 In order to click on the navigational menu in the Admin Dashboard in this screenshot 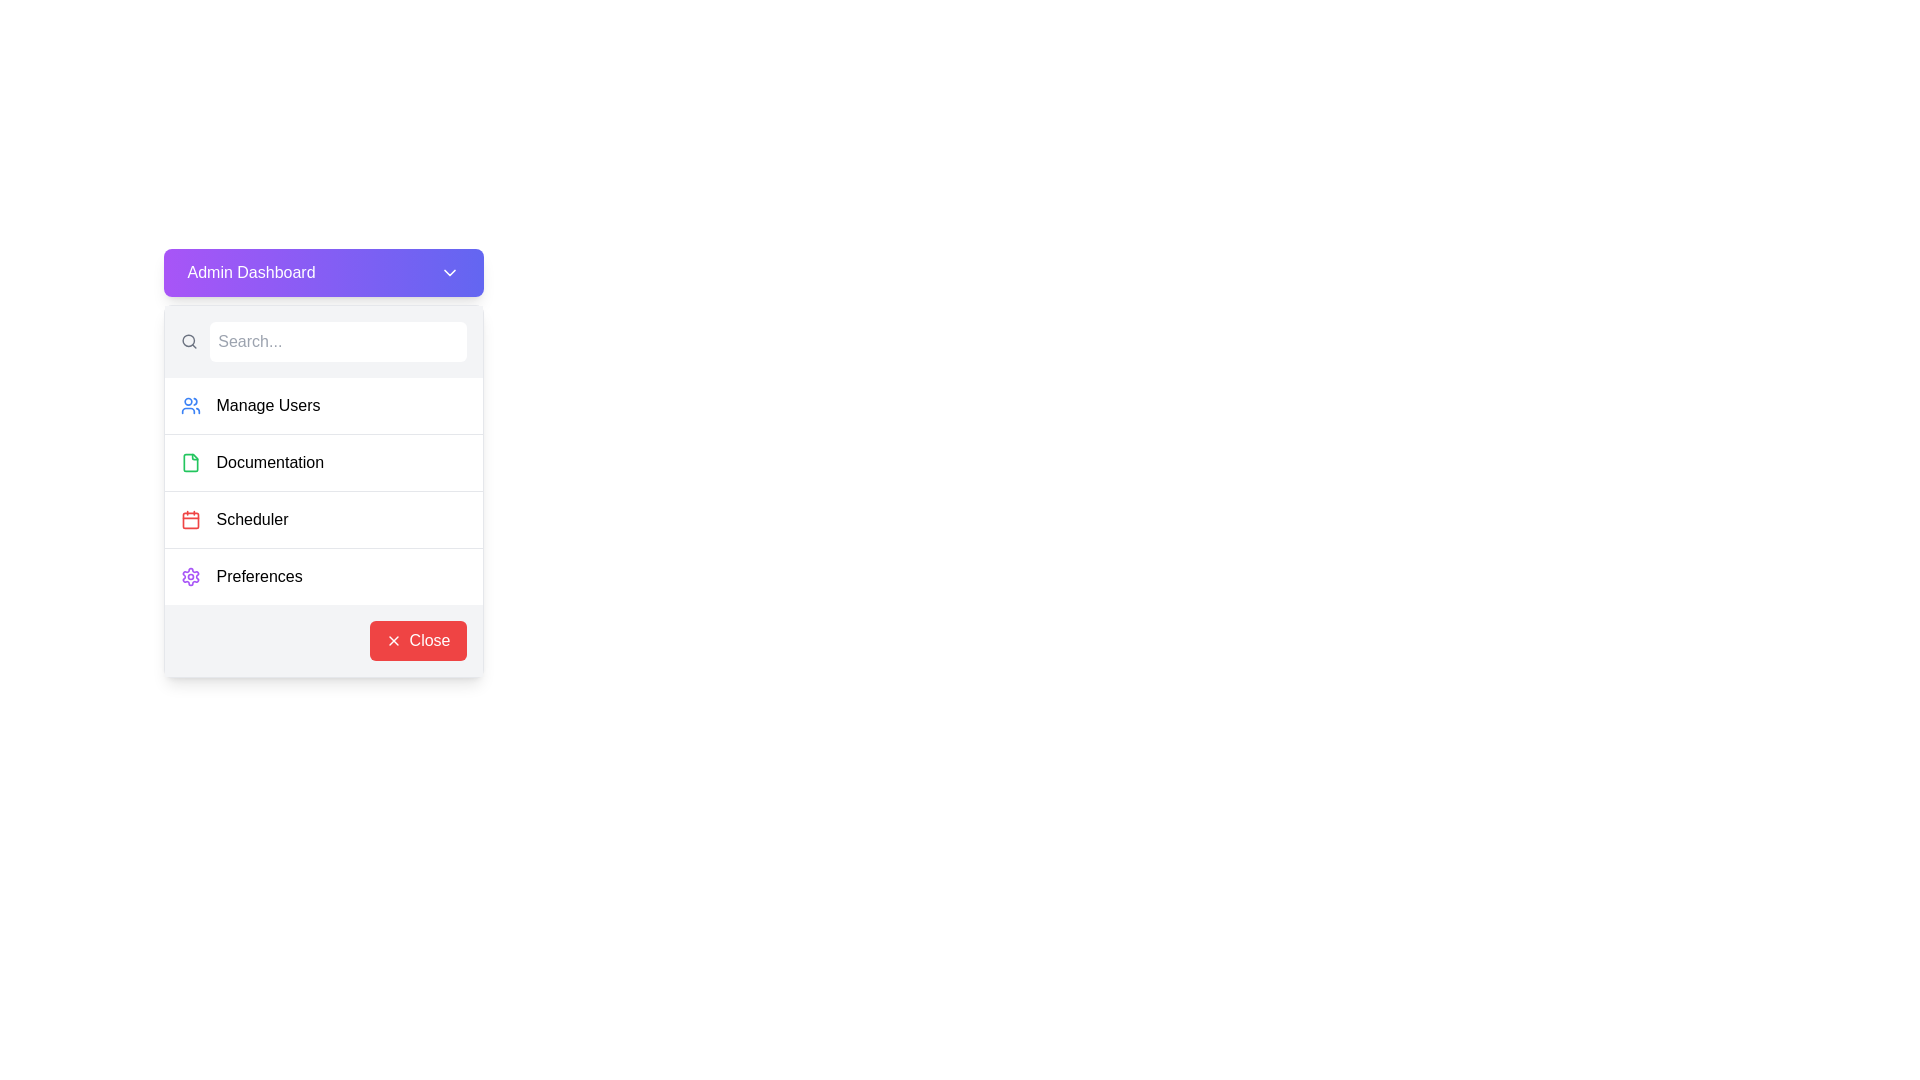, I will do `click(323, 491)`.